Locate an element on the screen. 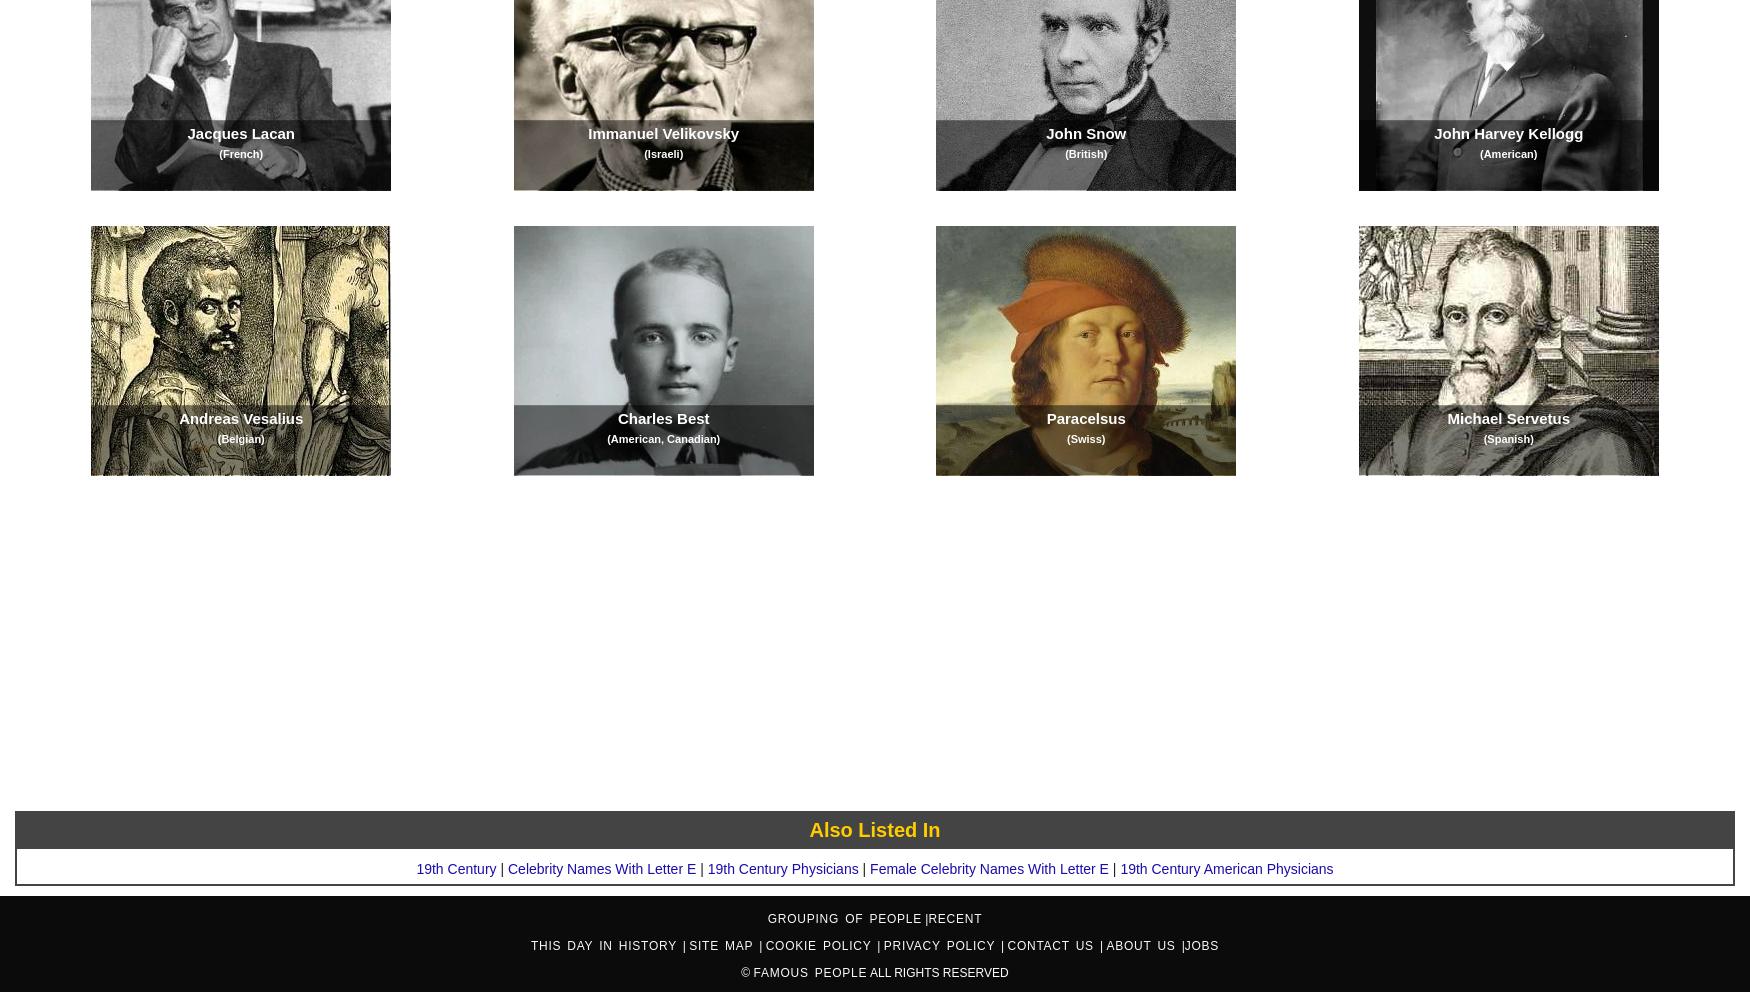  'ABOUT US' is located at coordinates (1142, 944).